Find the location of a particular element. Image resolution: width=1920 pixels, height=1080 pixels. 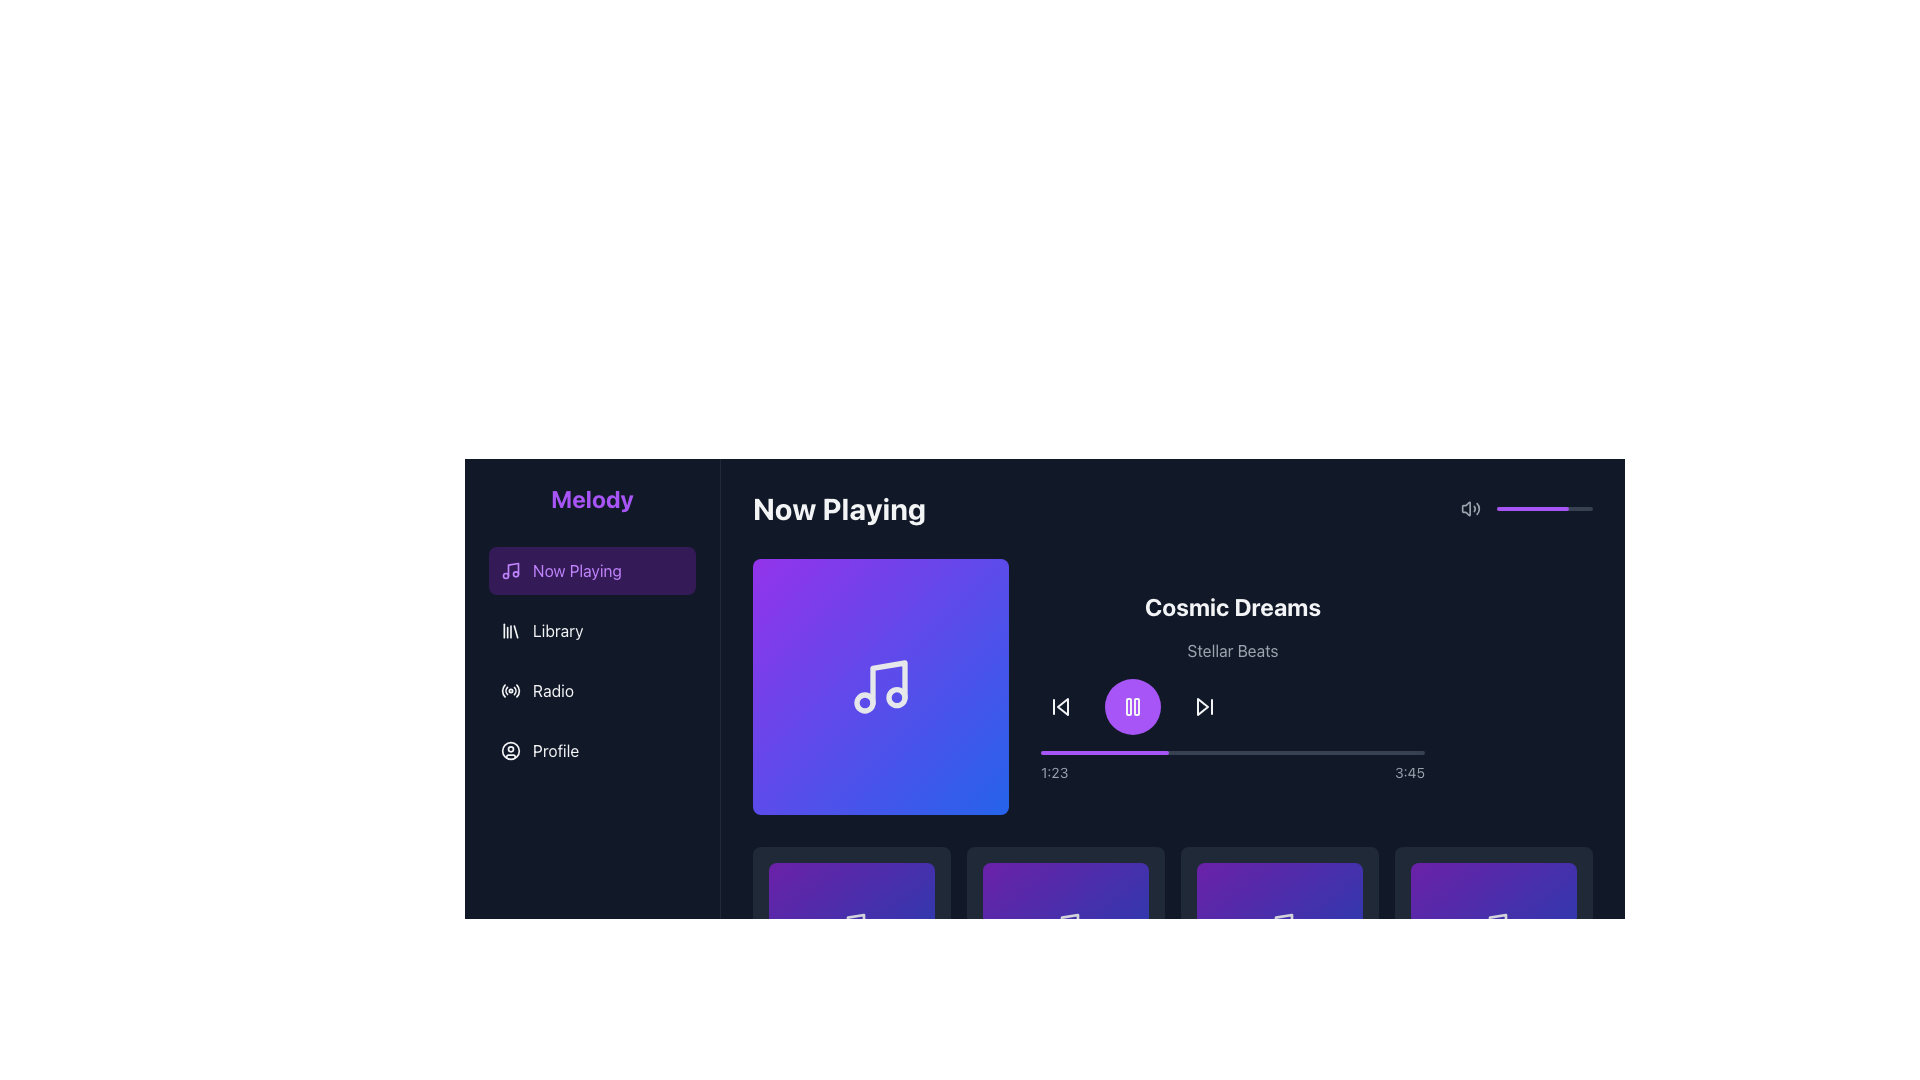

the 'Profile' text label, which is displayed in white against a dark background at the bottom of a vertical list menu is located at coordinates (556, 751).